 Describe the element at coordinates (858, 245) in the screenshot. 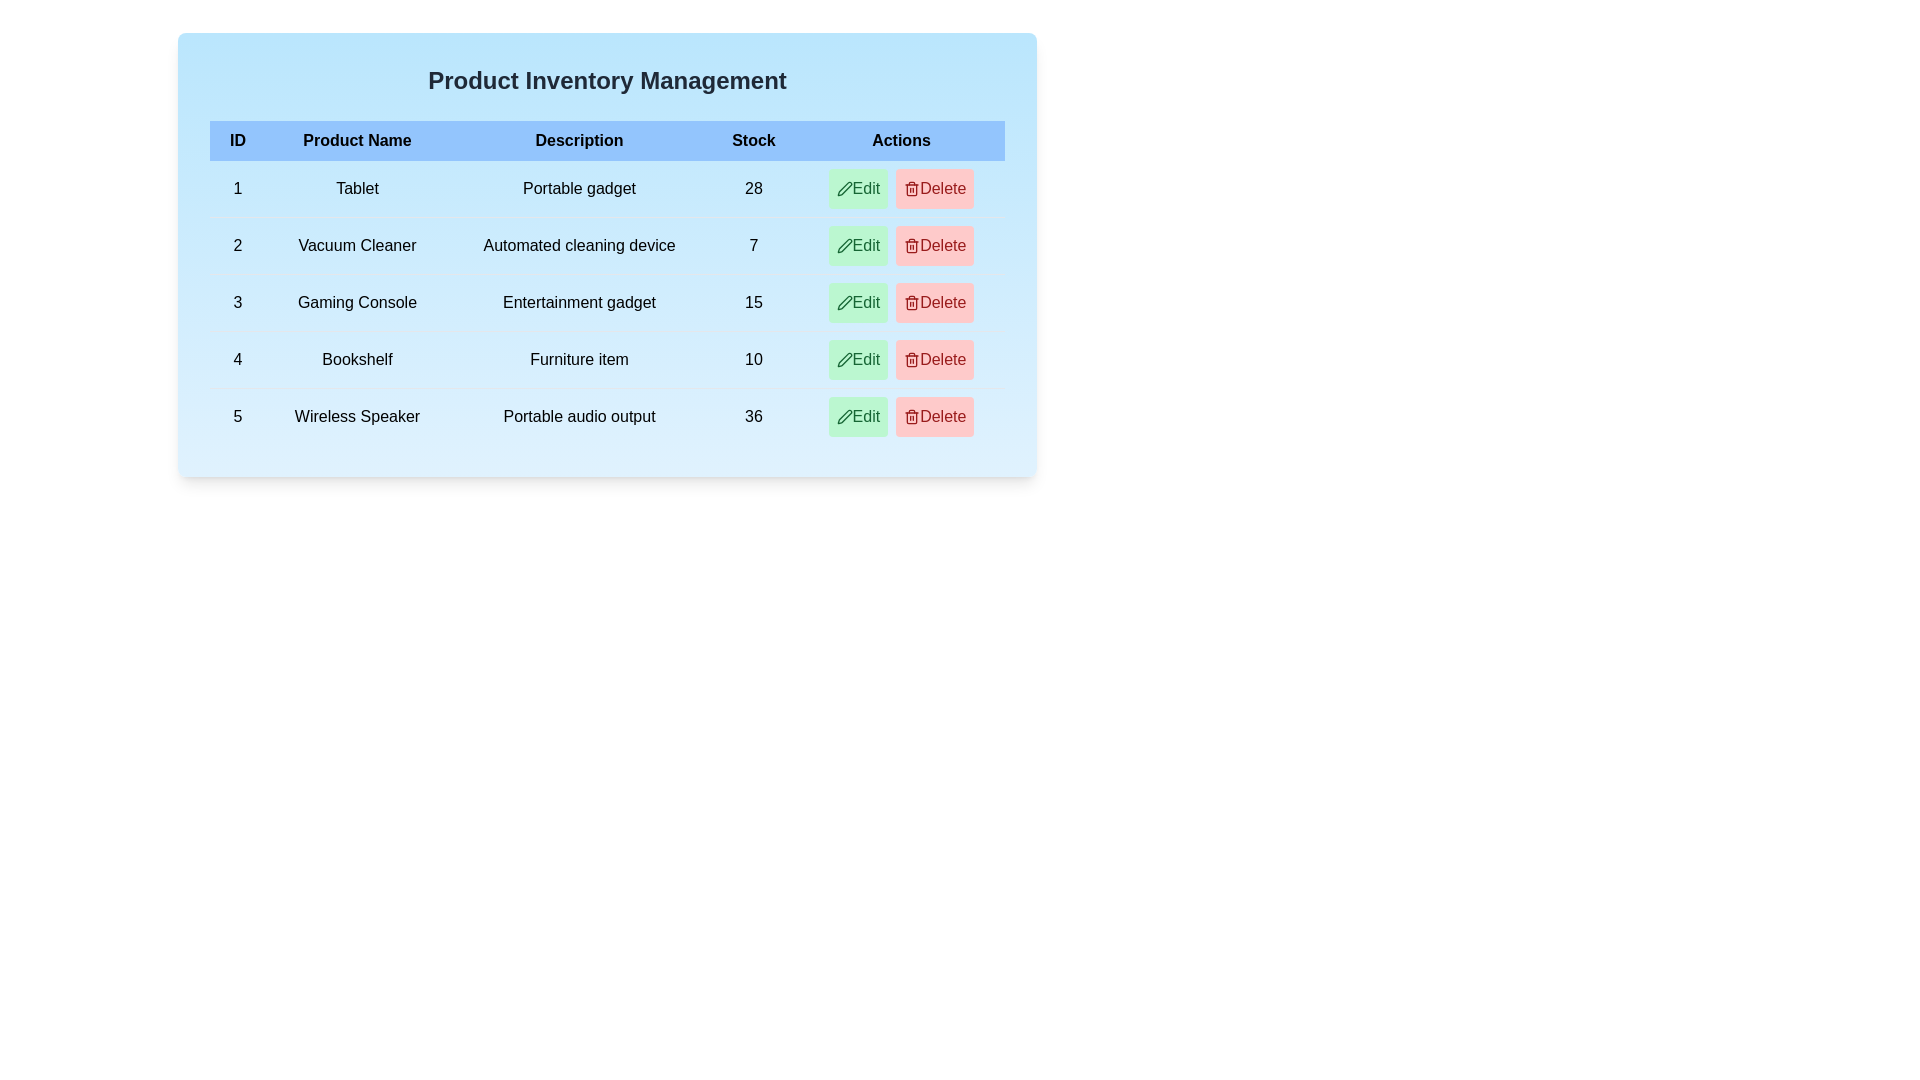

I see `the green 'Edit' button with rounded corners and a pen icon located in the third row of the actions column of a table` at that location.